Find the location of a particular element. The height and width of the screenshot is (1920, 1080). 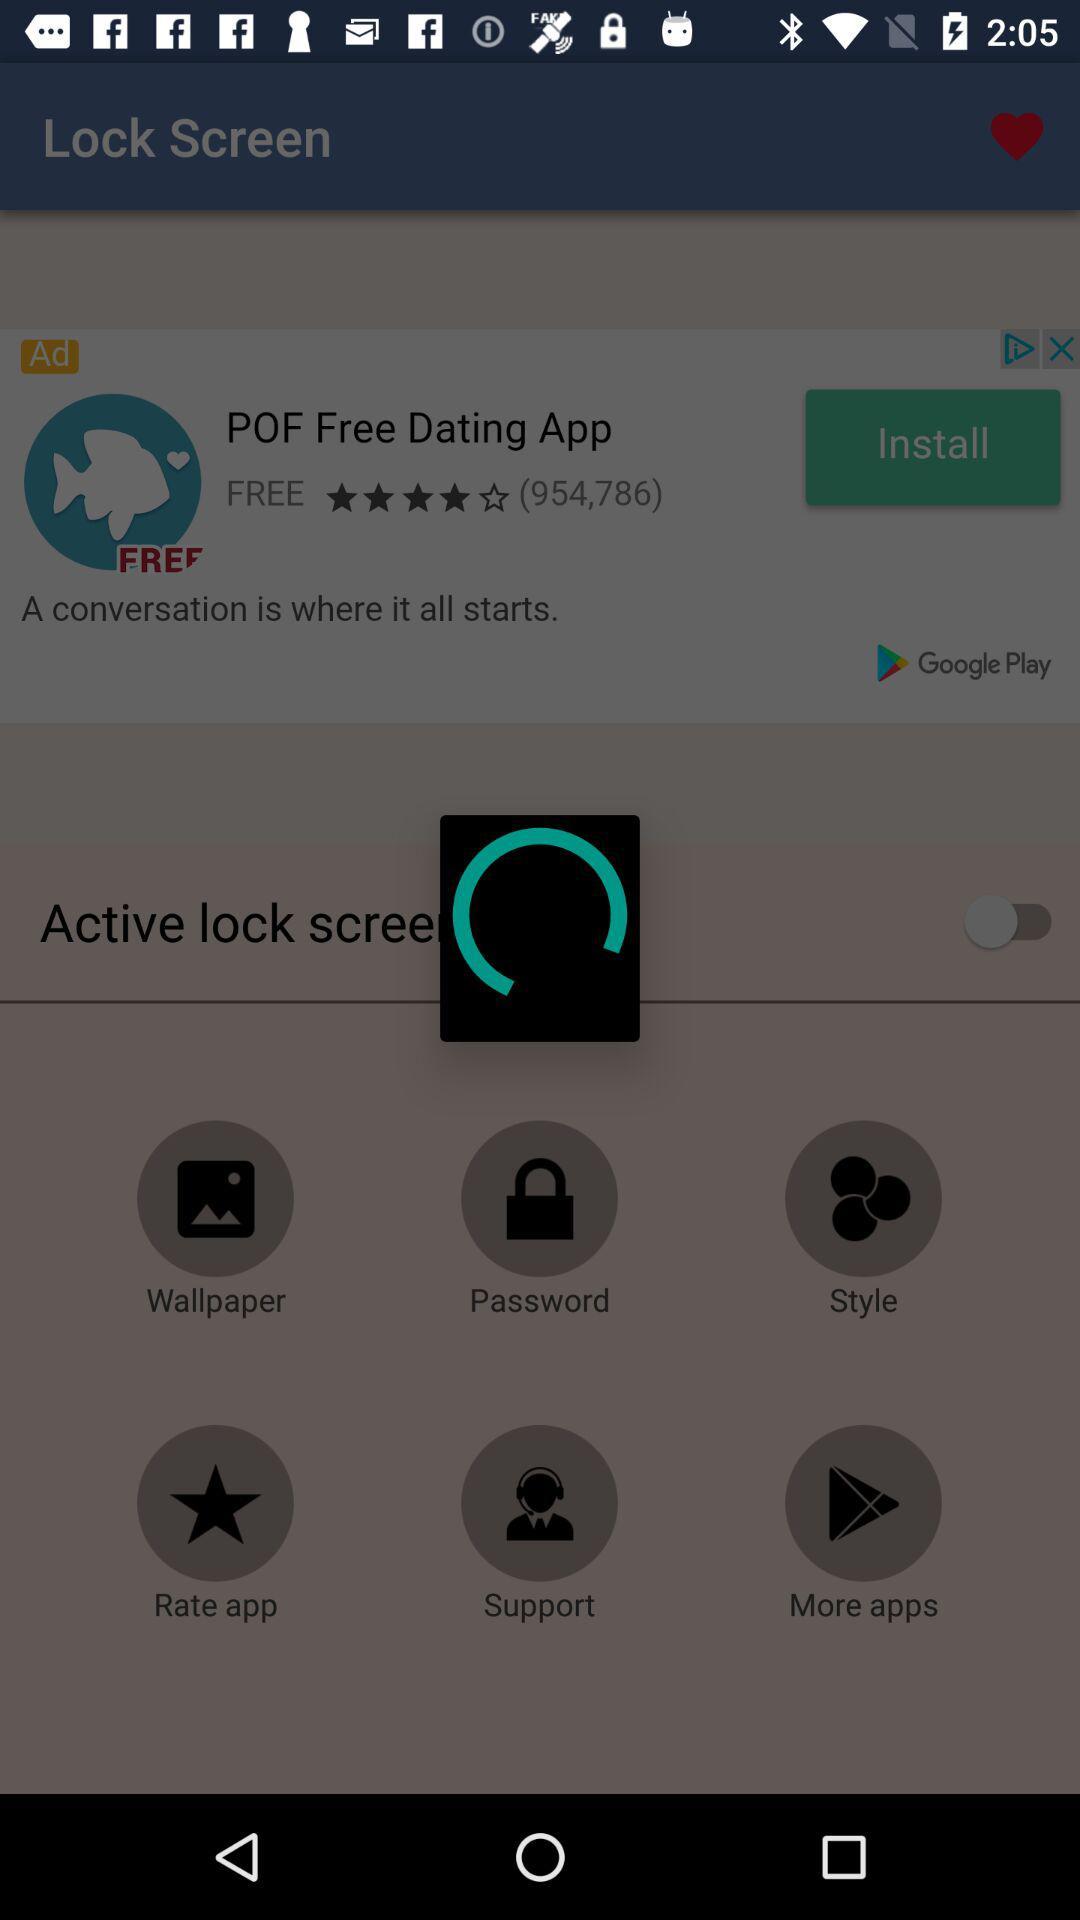

active lock screen option is located at coordinates (1017, 920).